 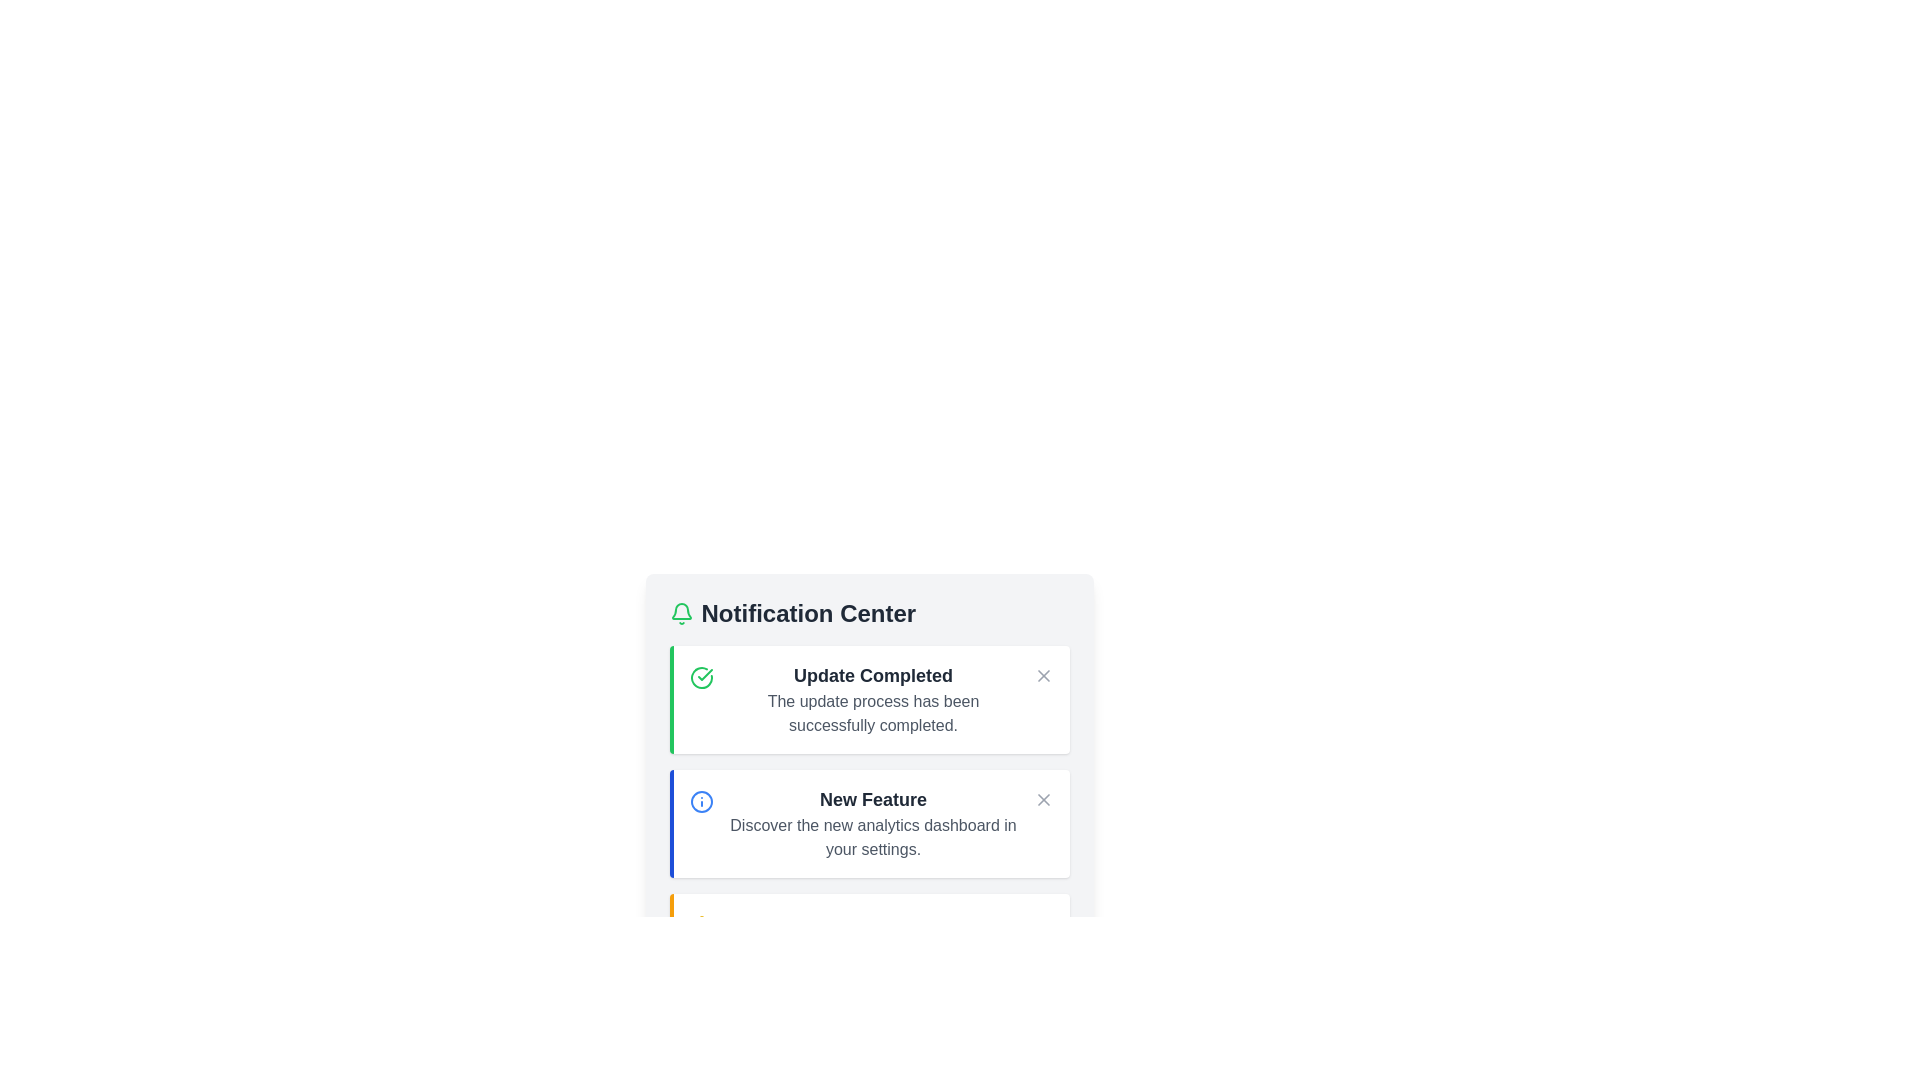 I want to click on the circular blue icon located to the left of the title text in the 'New Feature' notification card within the 'Notification Center', so click(x=701, y=801).